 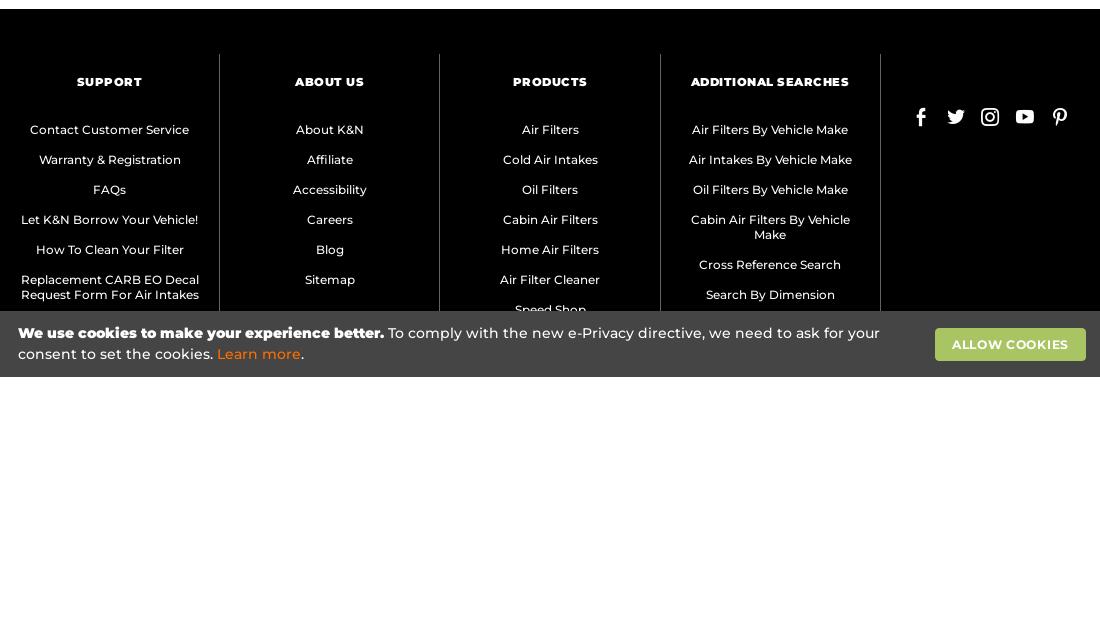 I want to click on 'Search by dimension', so click(x=769, y=292).